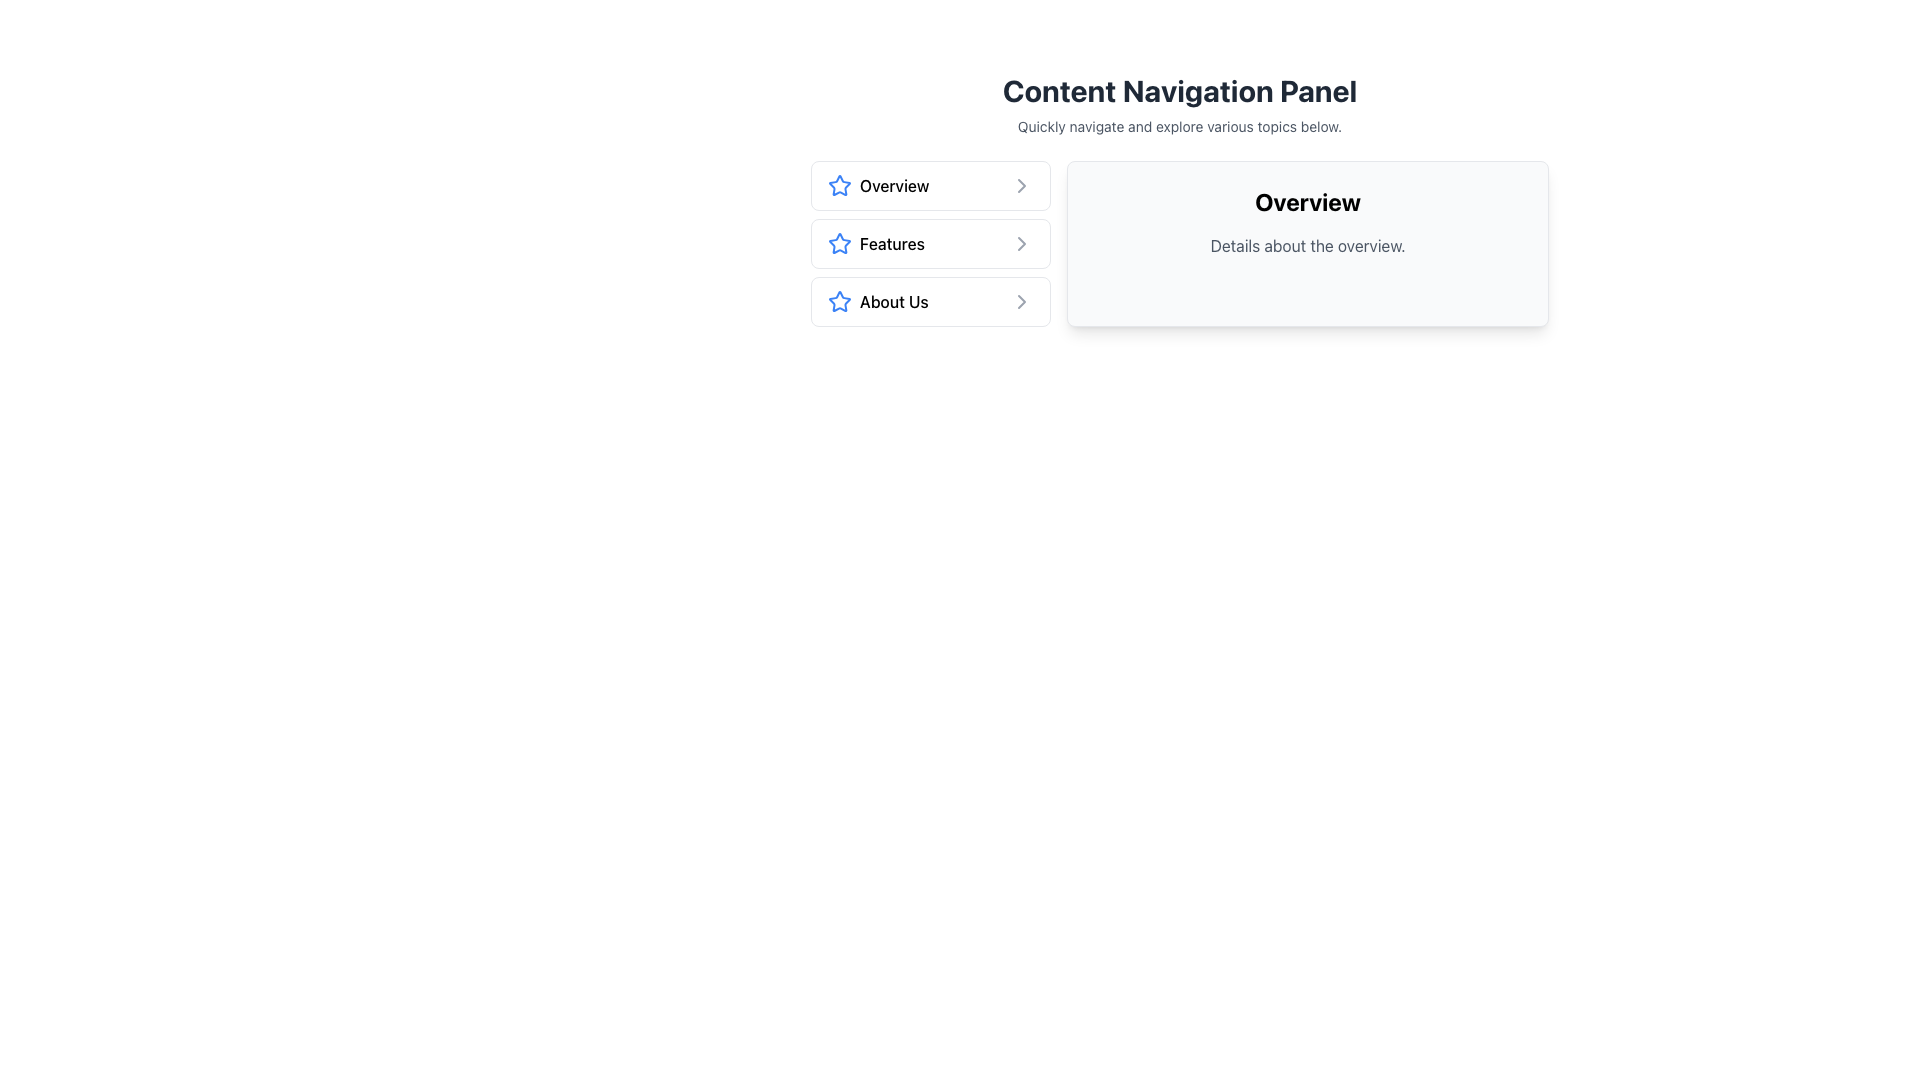 The width and height of the screenshot is (1920, 1080). What do you see at coordinates (1180, 127) in the screenshot?
I see `descriptive text located directly beneath the title 'Content Navigation Panel' for guidance` at bounding box center [1180, 127].